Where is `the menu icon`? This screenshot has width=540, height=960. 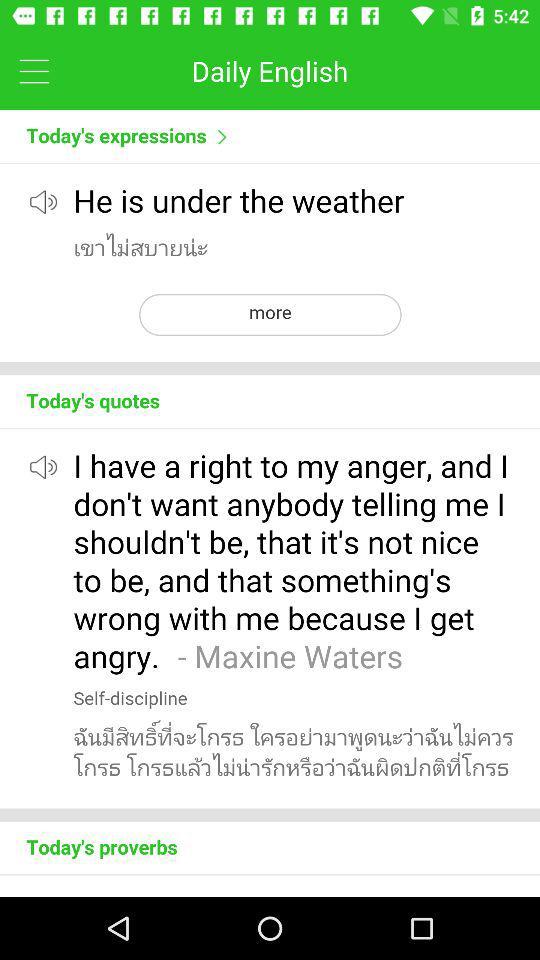 the menu icon is located at coordinates (33, 70).